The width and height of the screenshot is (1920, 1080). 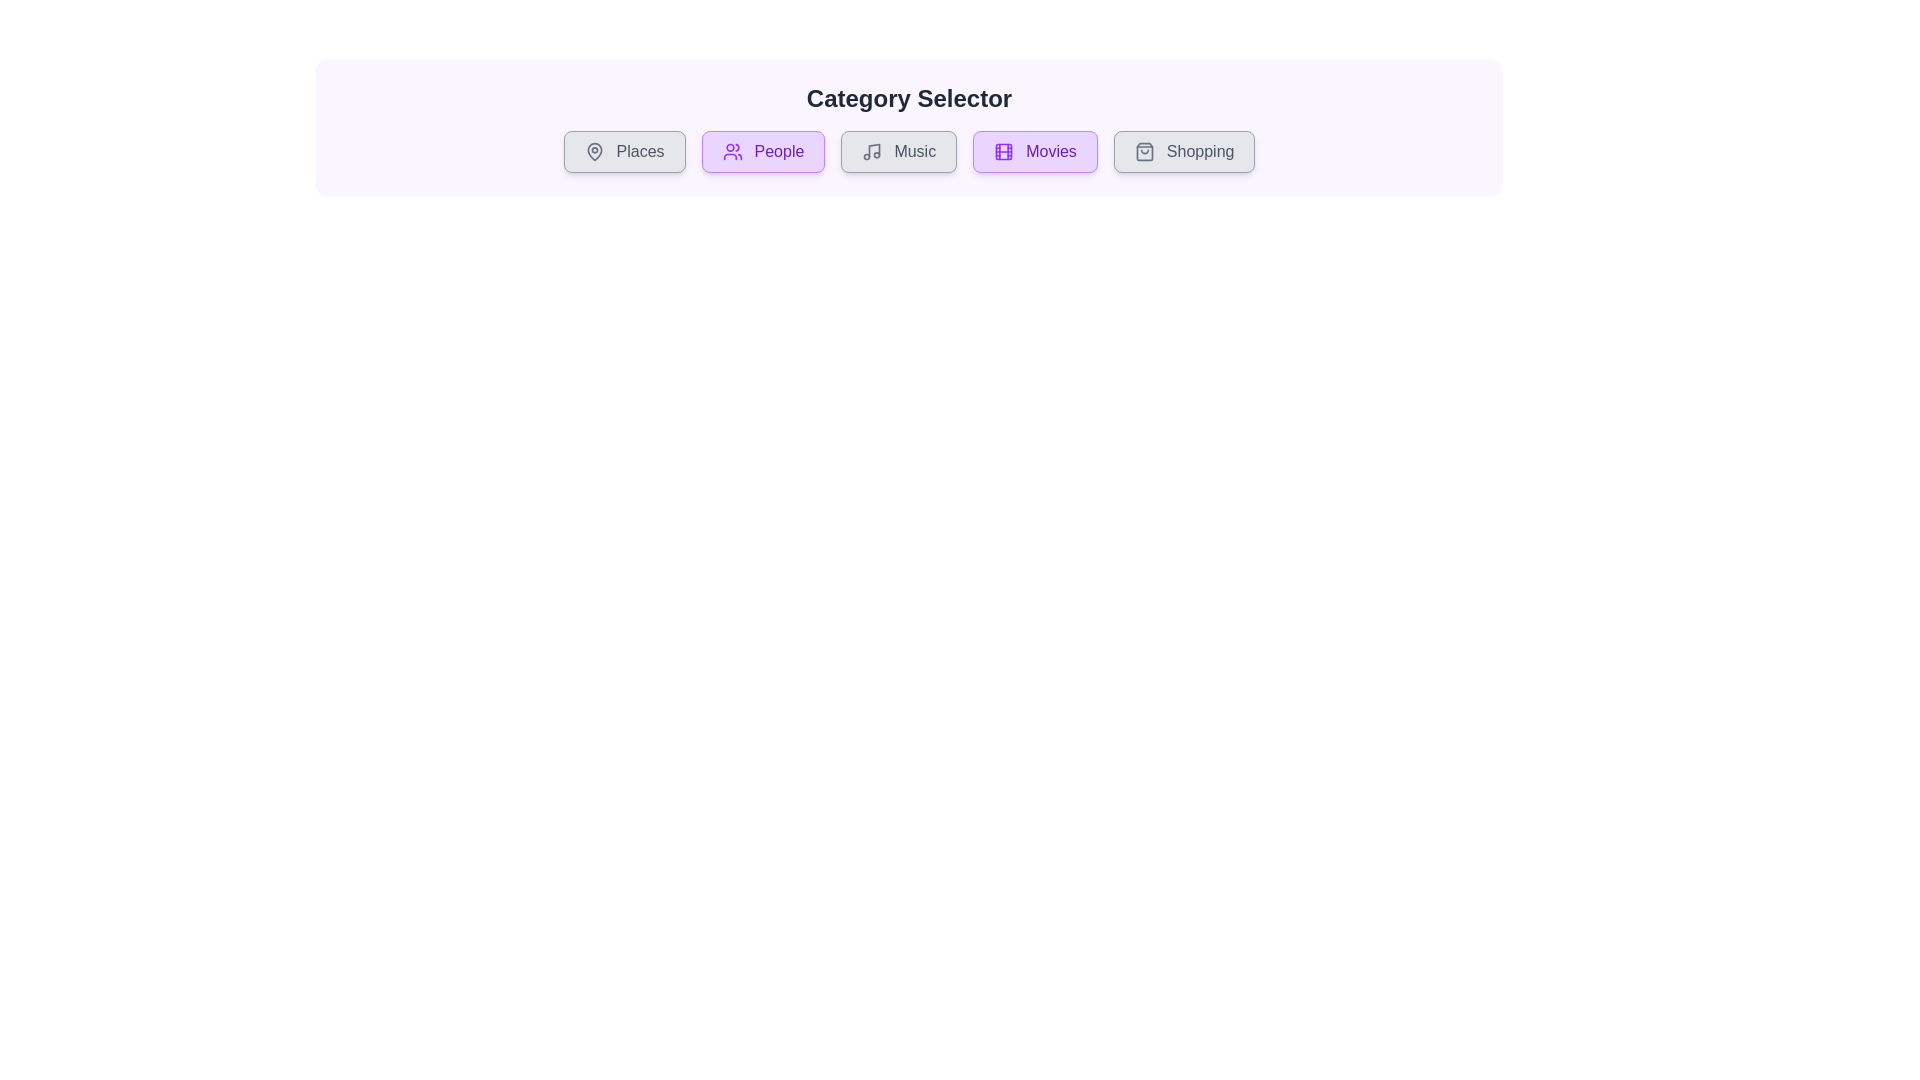 What do you see at coordinates (1035, 150) in the screenshot?
I see `the category button labeled Movies to toggle its selection state` at bounding box center [1035, 150].